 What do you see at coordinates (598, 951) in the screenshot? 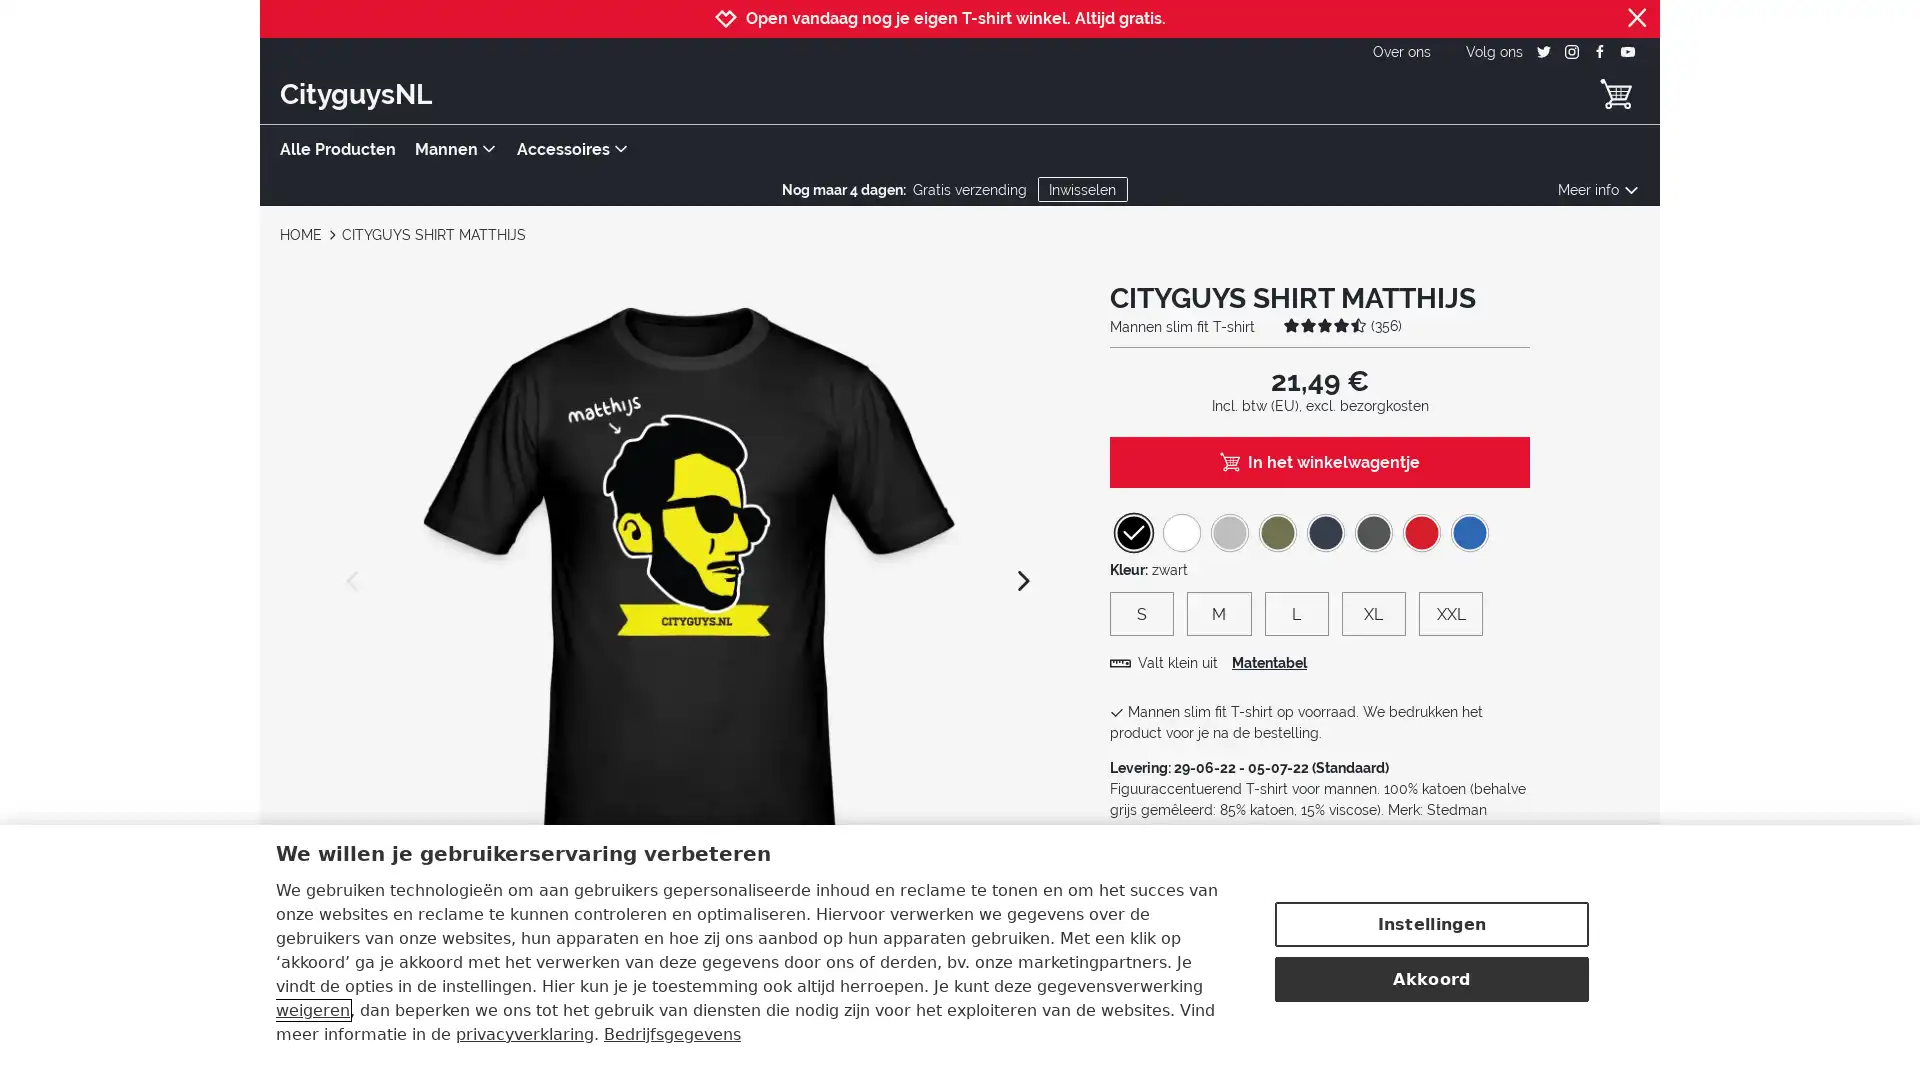
I see `CITYGUYS SHIRT MATTHIJS view 2` at bounding box center [598, 951].